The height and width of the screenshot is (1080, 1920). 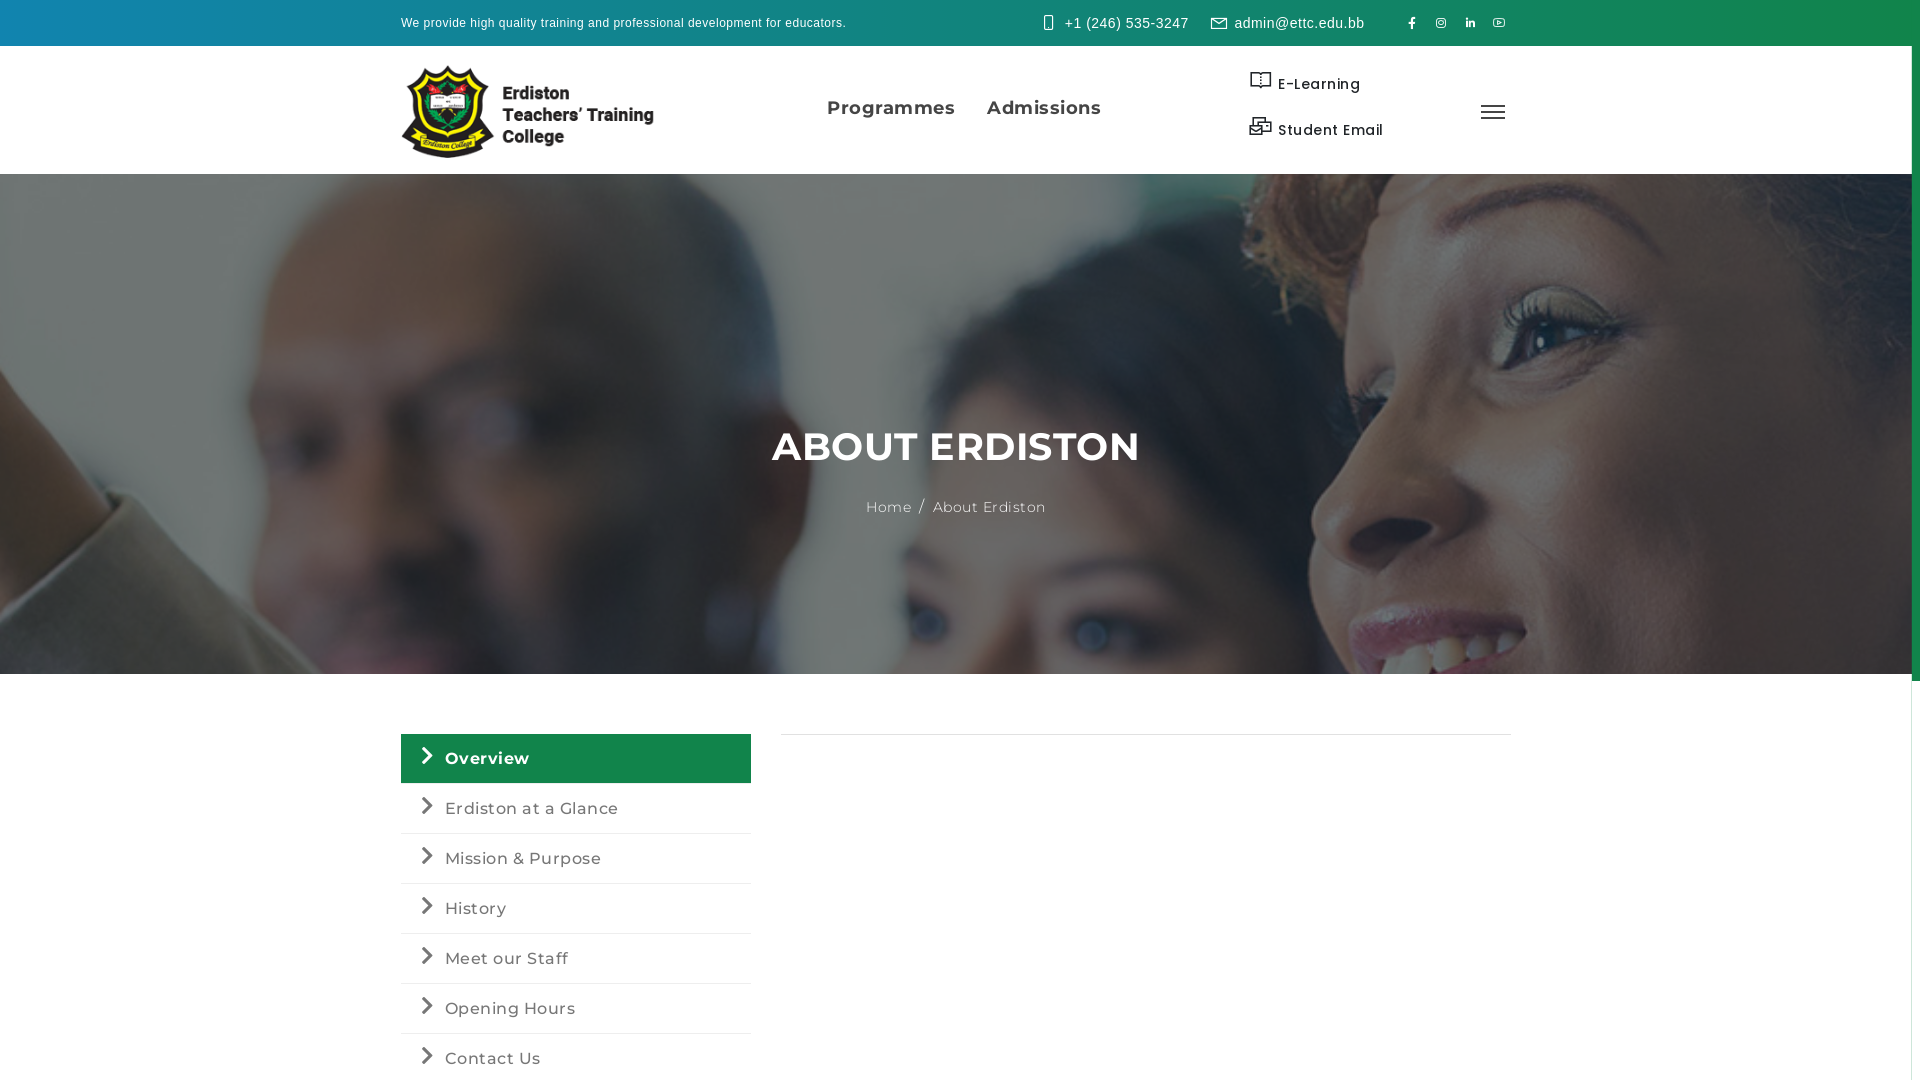 What do you see at coordinates (1299, 23) in the screenshot?
I see `'admin@ettc.edu.bb'` at bounding box center [1299, 23].